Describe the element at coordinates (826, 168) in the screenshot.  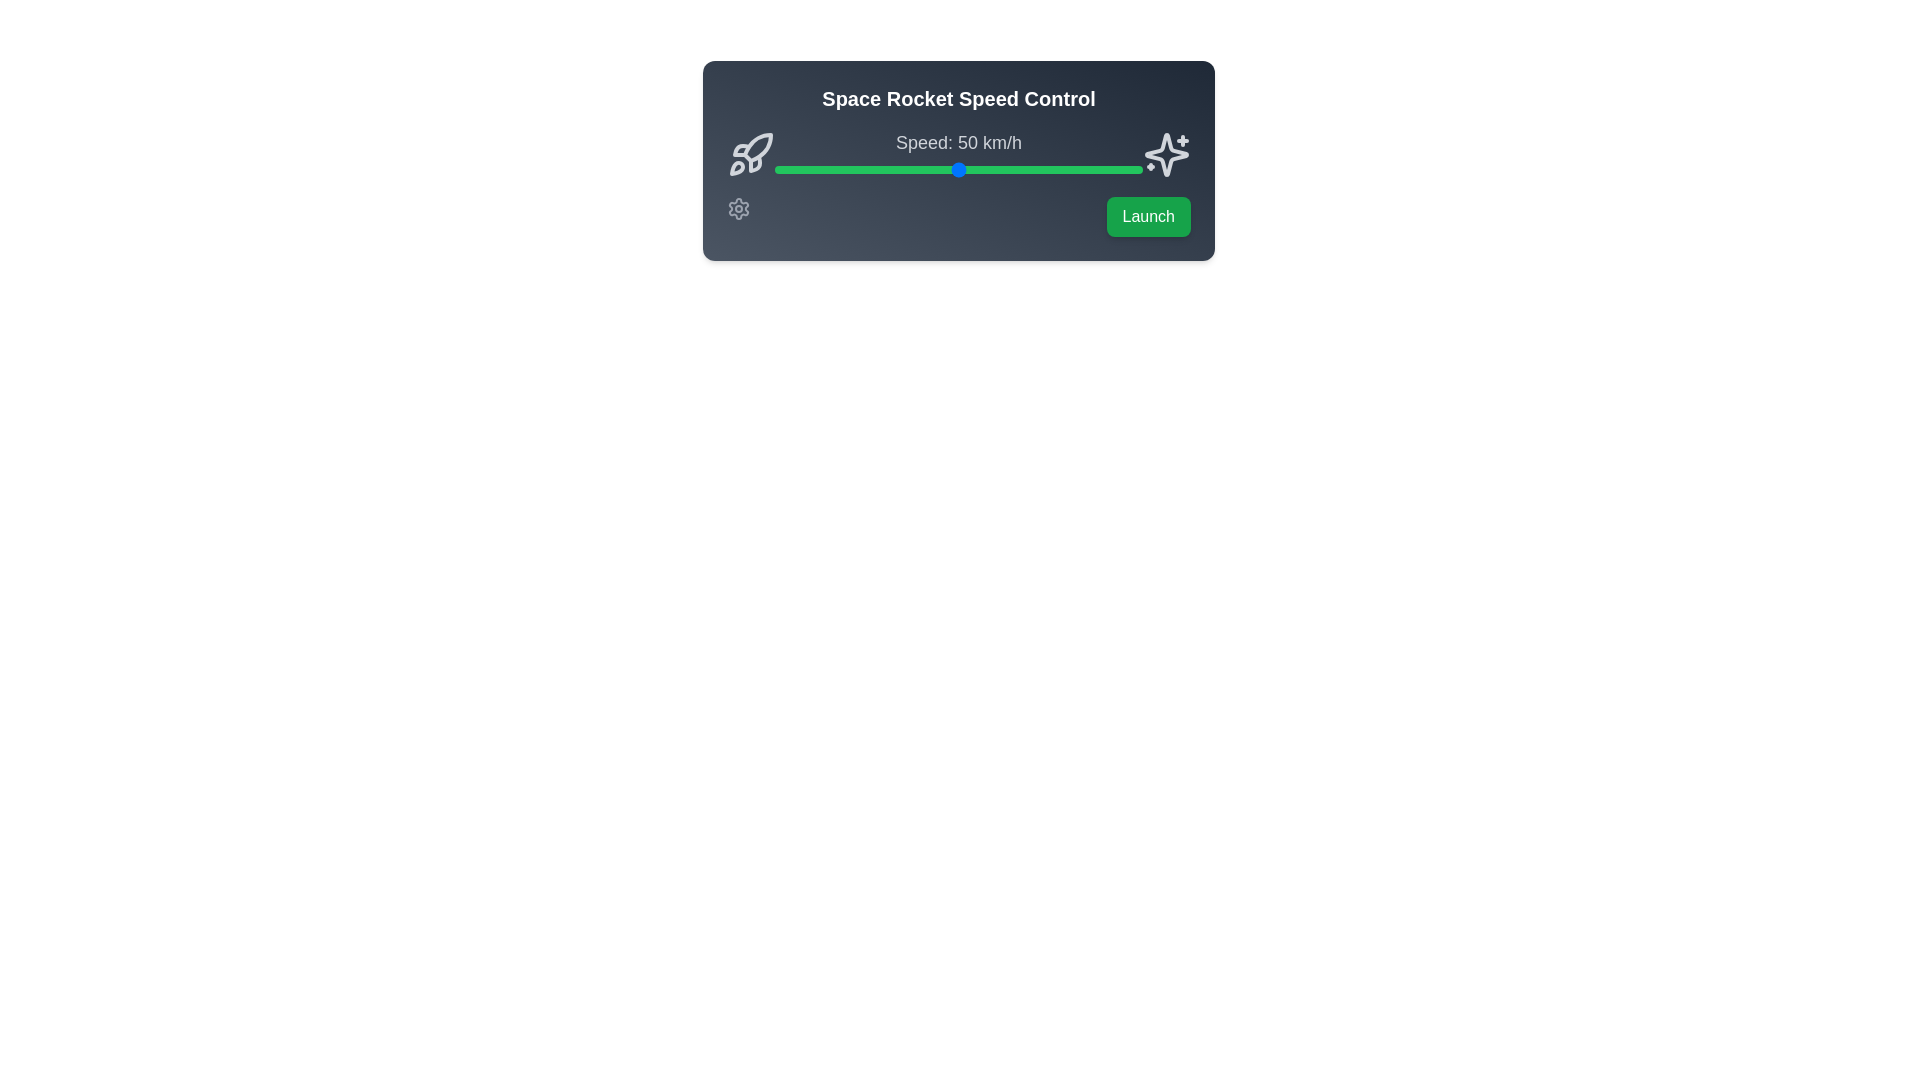
I see `the speed slider to set the speed to 14 km/h` at that location.